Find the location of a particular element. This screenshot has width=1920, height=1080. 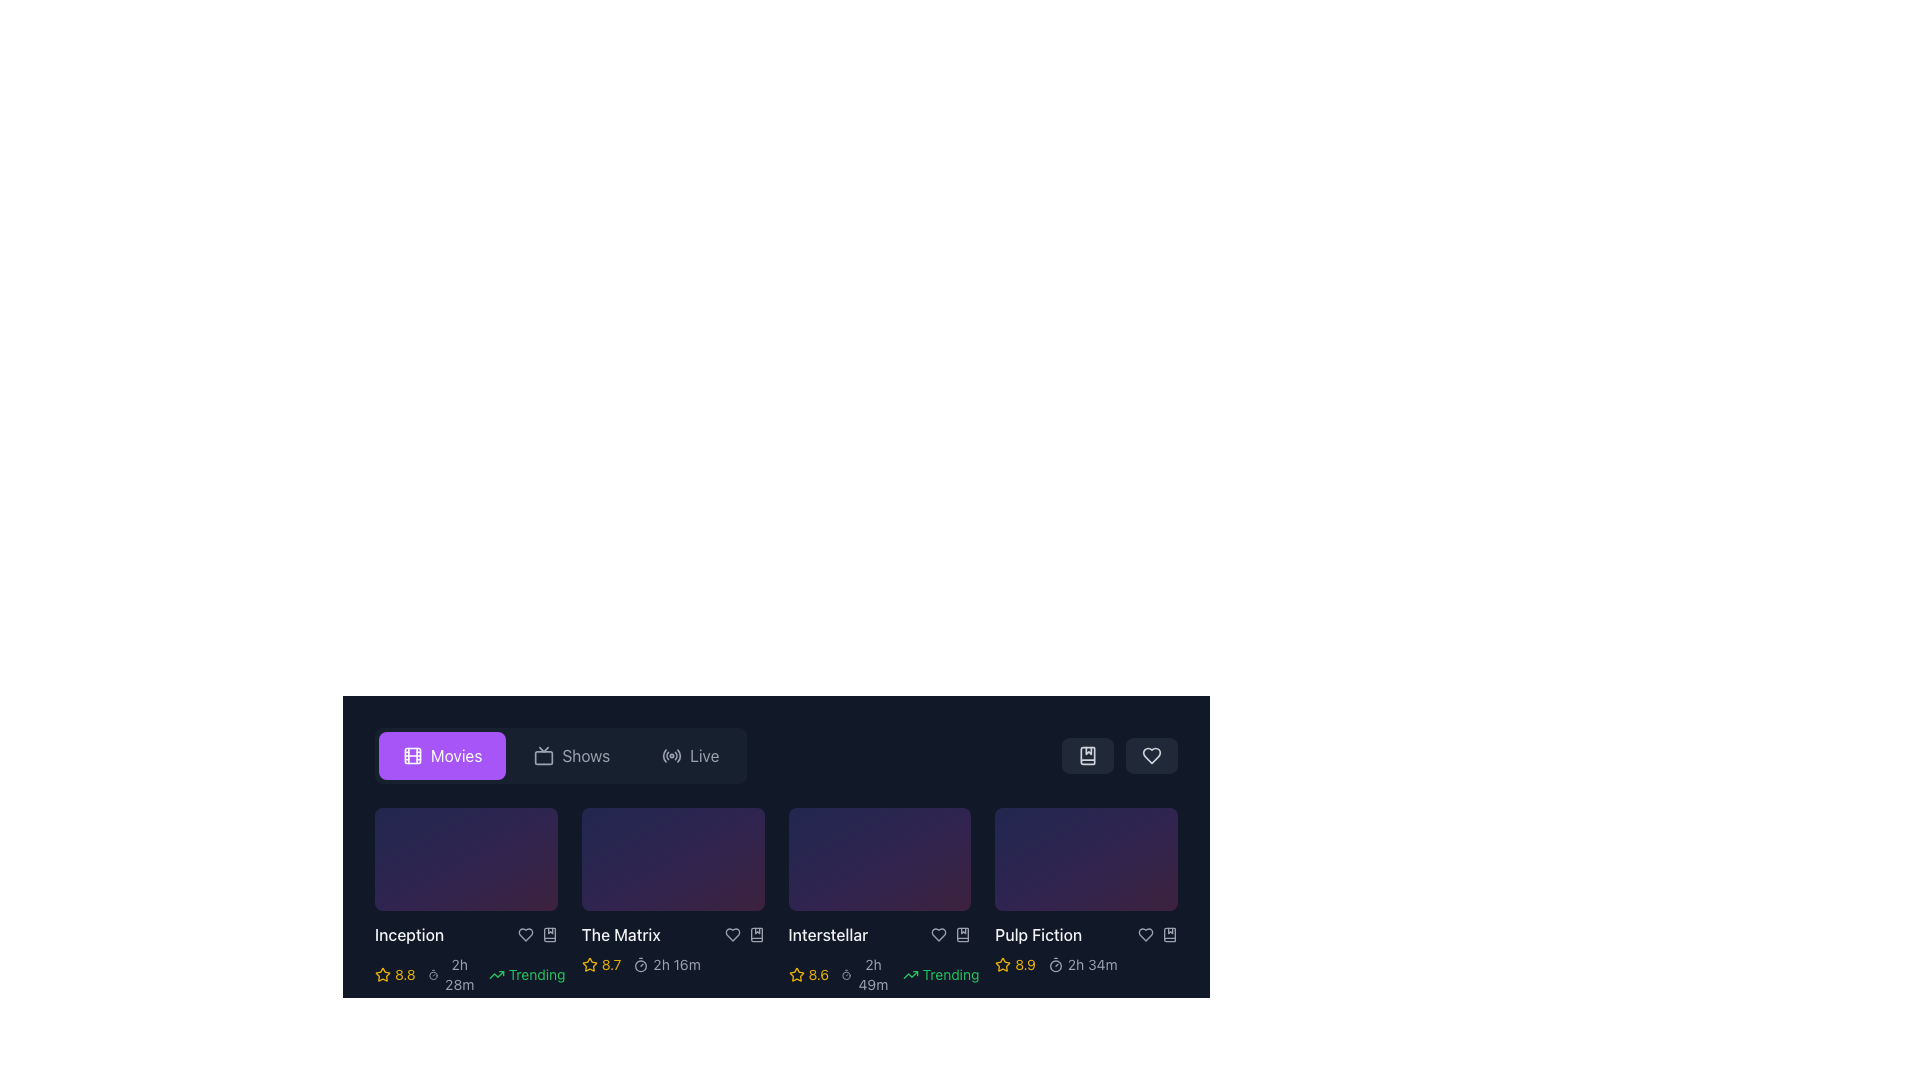

the film reel icon representing the 'Movies' category in the navigation bar is located at coordinates (411, 756).